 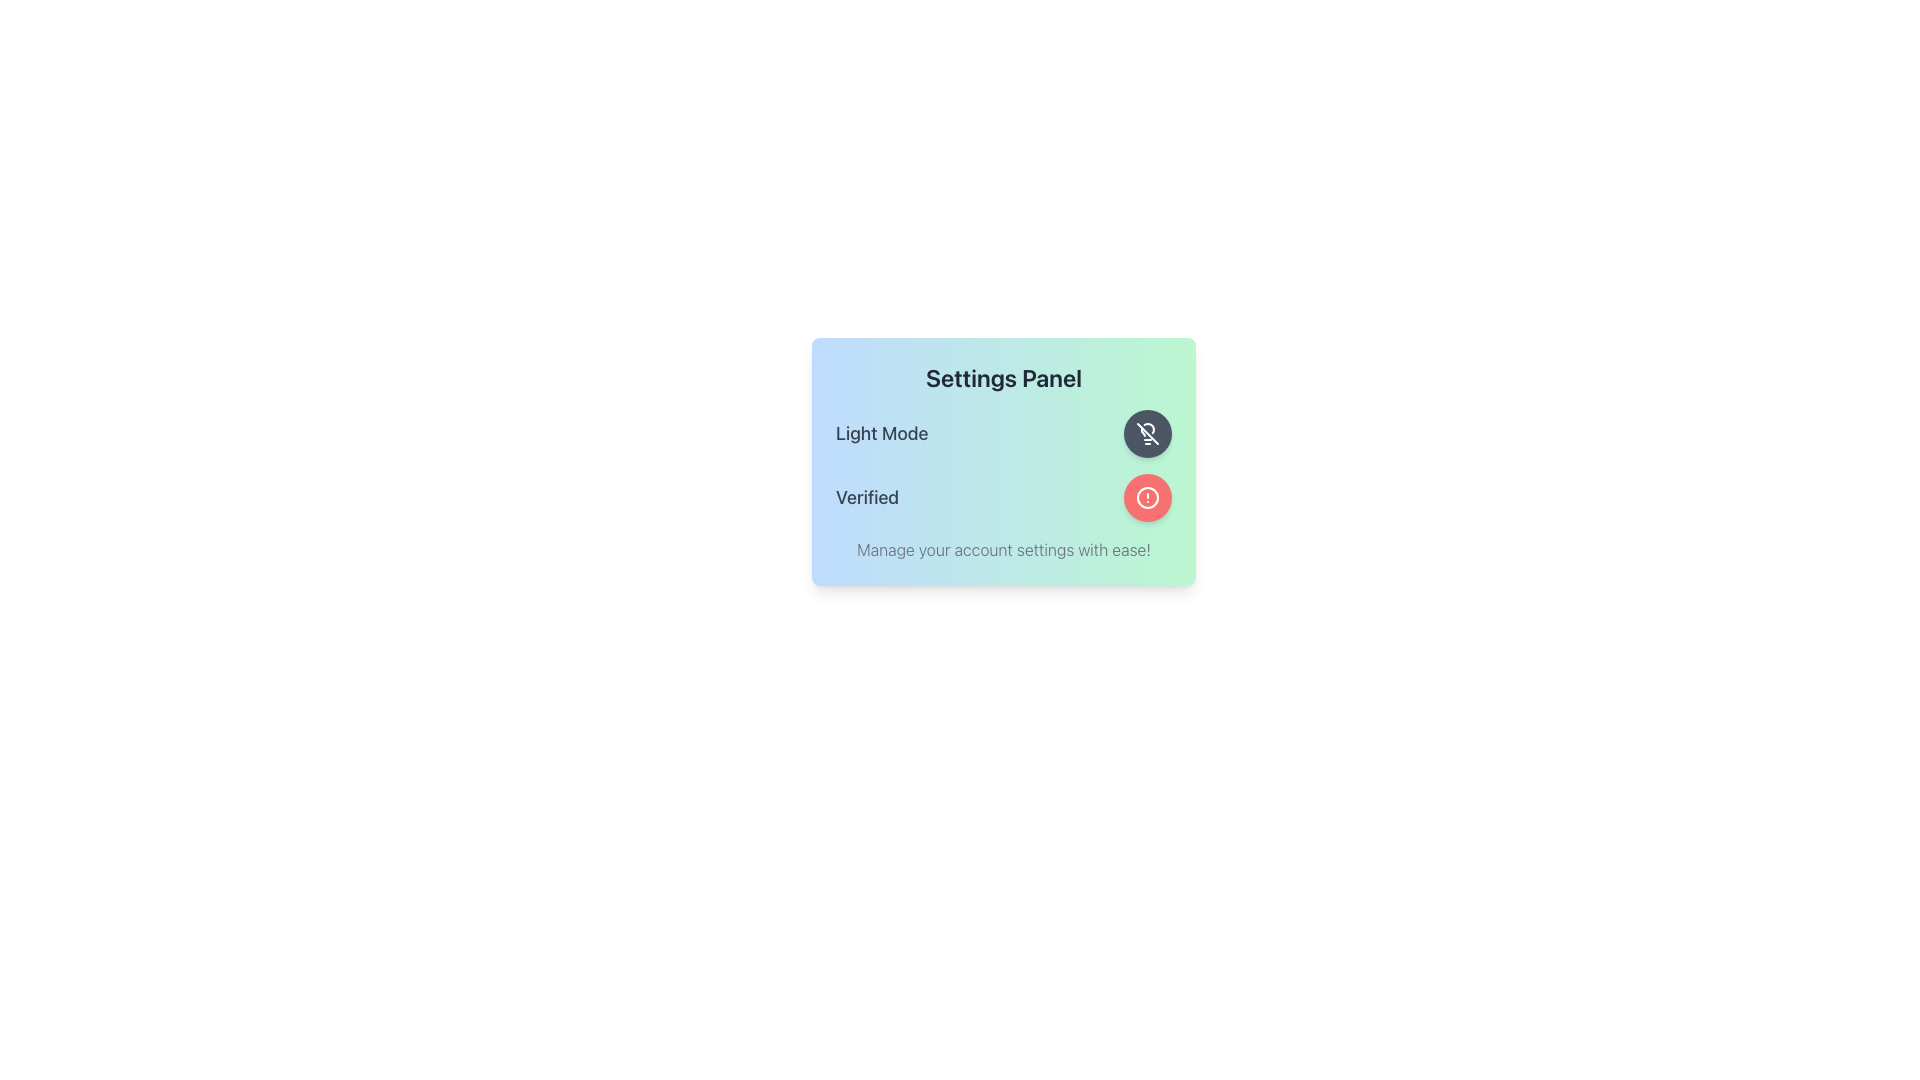 What do you see at coordinates (1147, 496) in the screenshot?
I see `the alert icon located in the bottom-right corner of the panel, which signifies a warning related to the 'Verified' status` at bounding box center [1147, 496].